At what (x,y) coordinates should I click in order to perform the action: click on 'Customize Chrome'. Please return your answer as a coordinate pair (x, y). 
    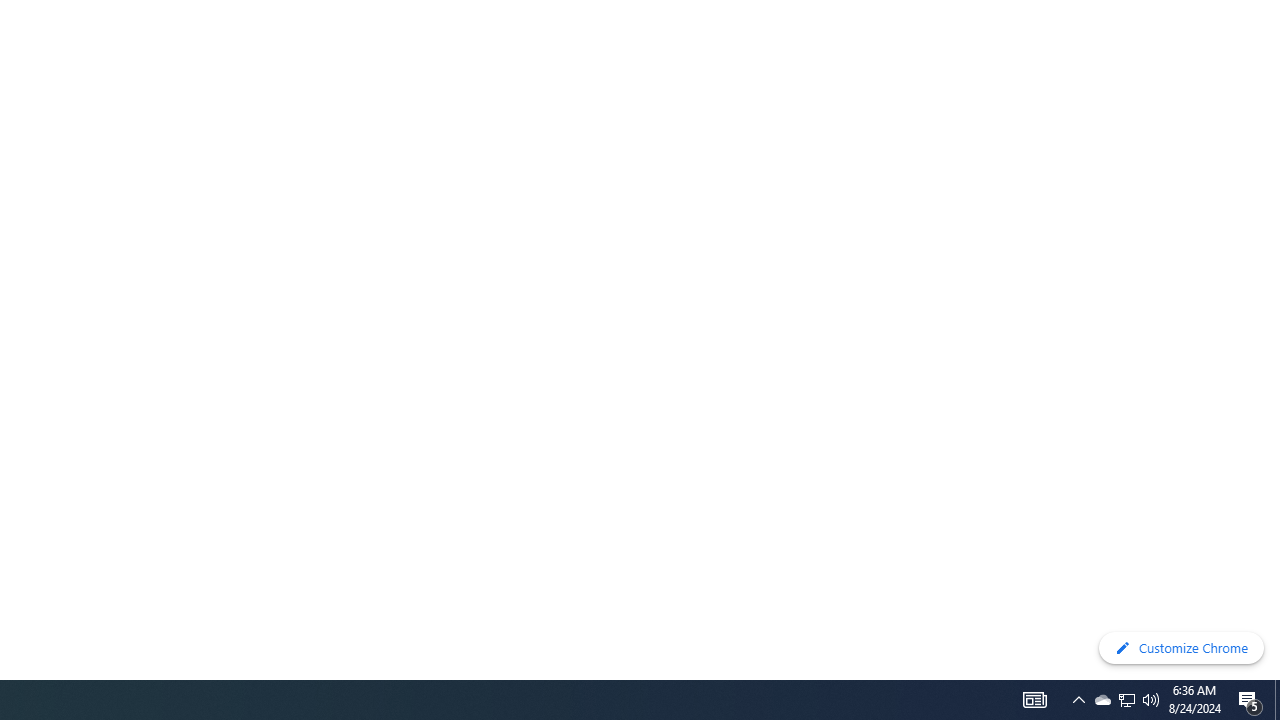
    Looking at the image, I should click on (1181, 648).